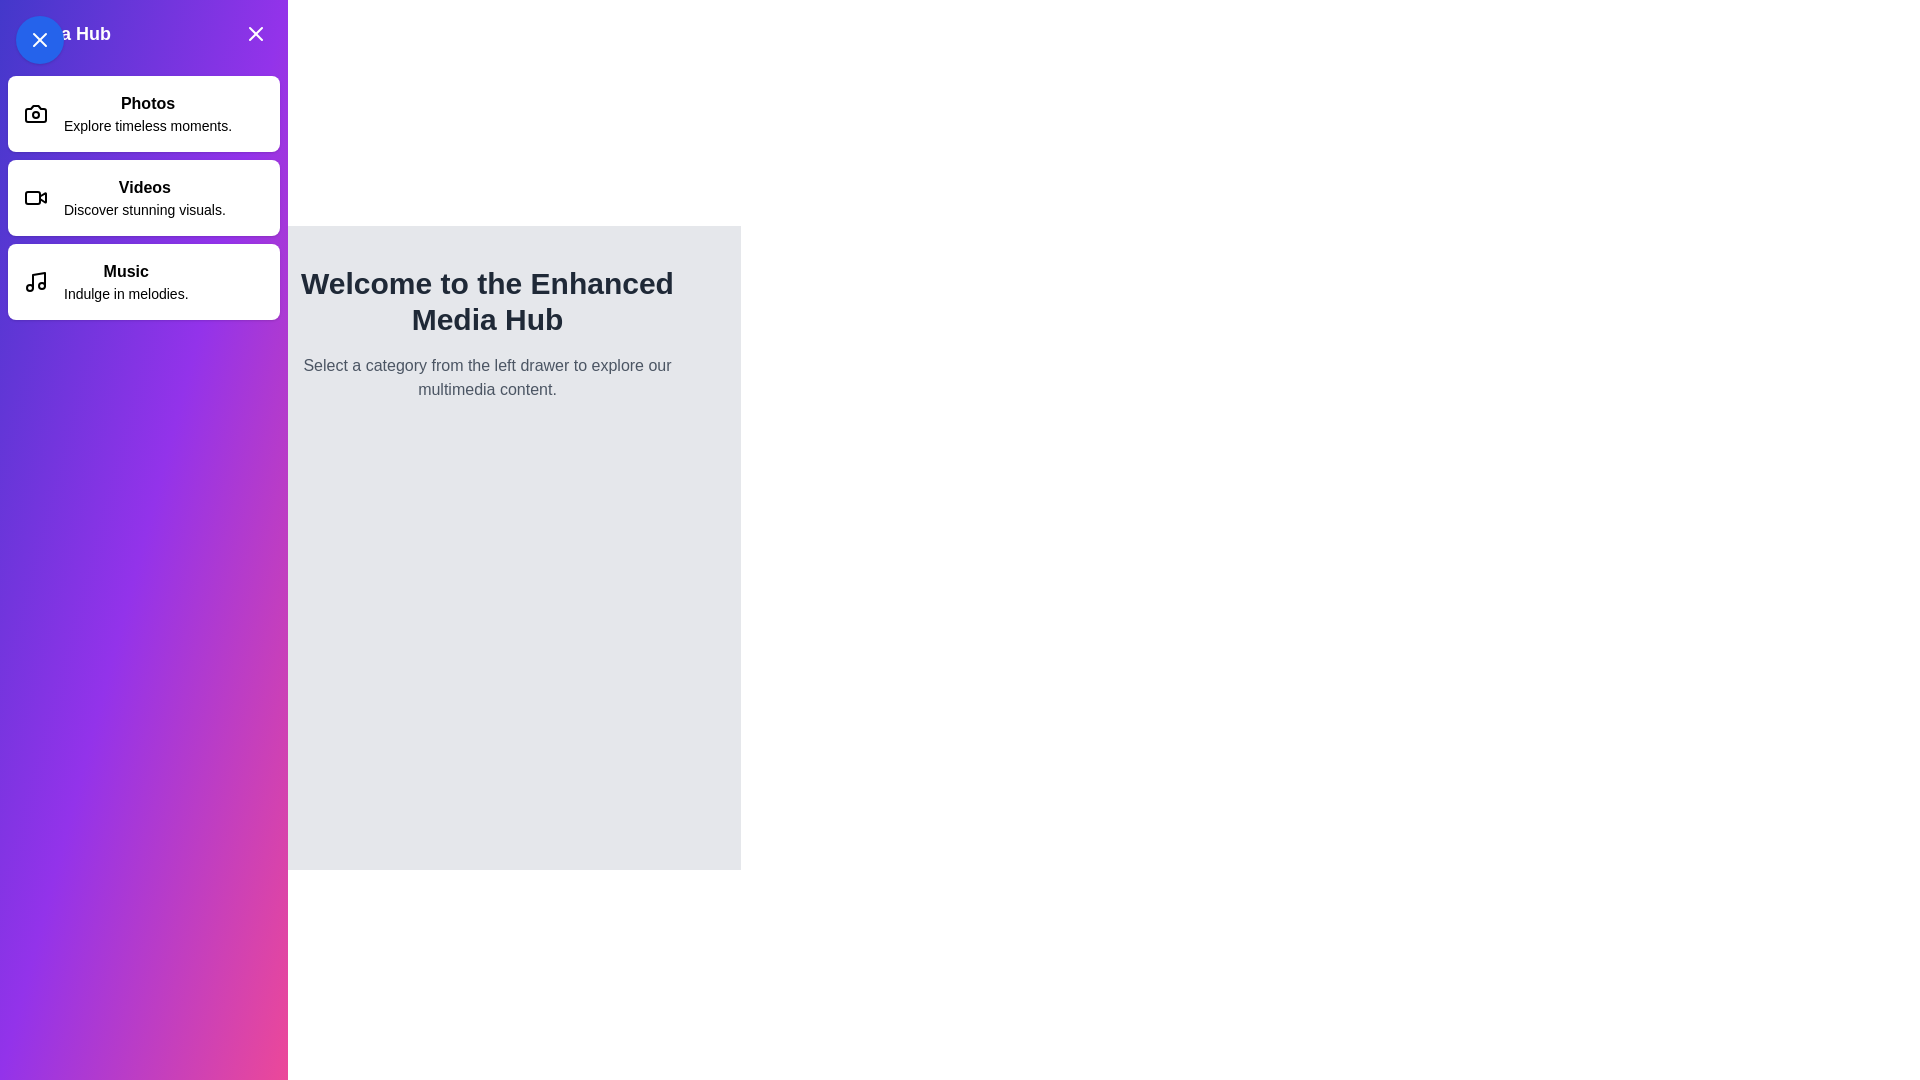  Describe the element at coordinates (39, 39) in the screenshot. I see `toggle button located at the top-left corner to change the drawer state` at that location.